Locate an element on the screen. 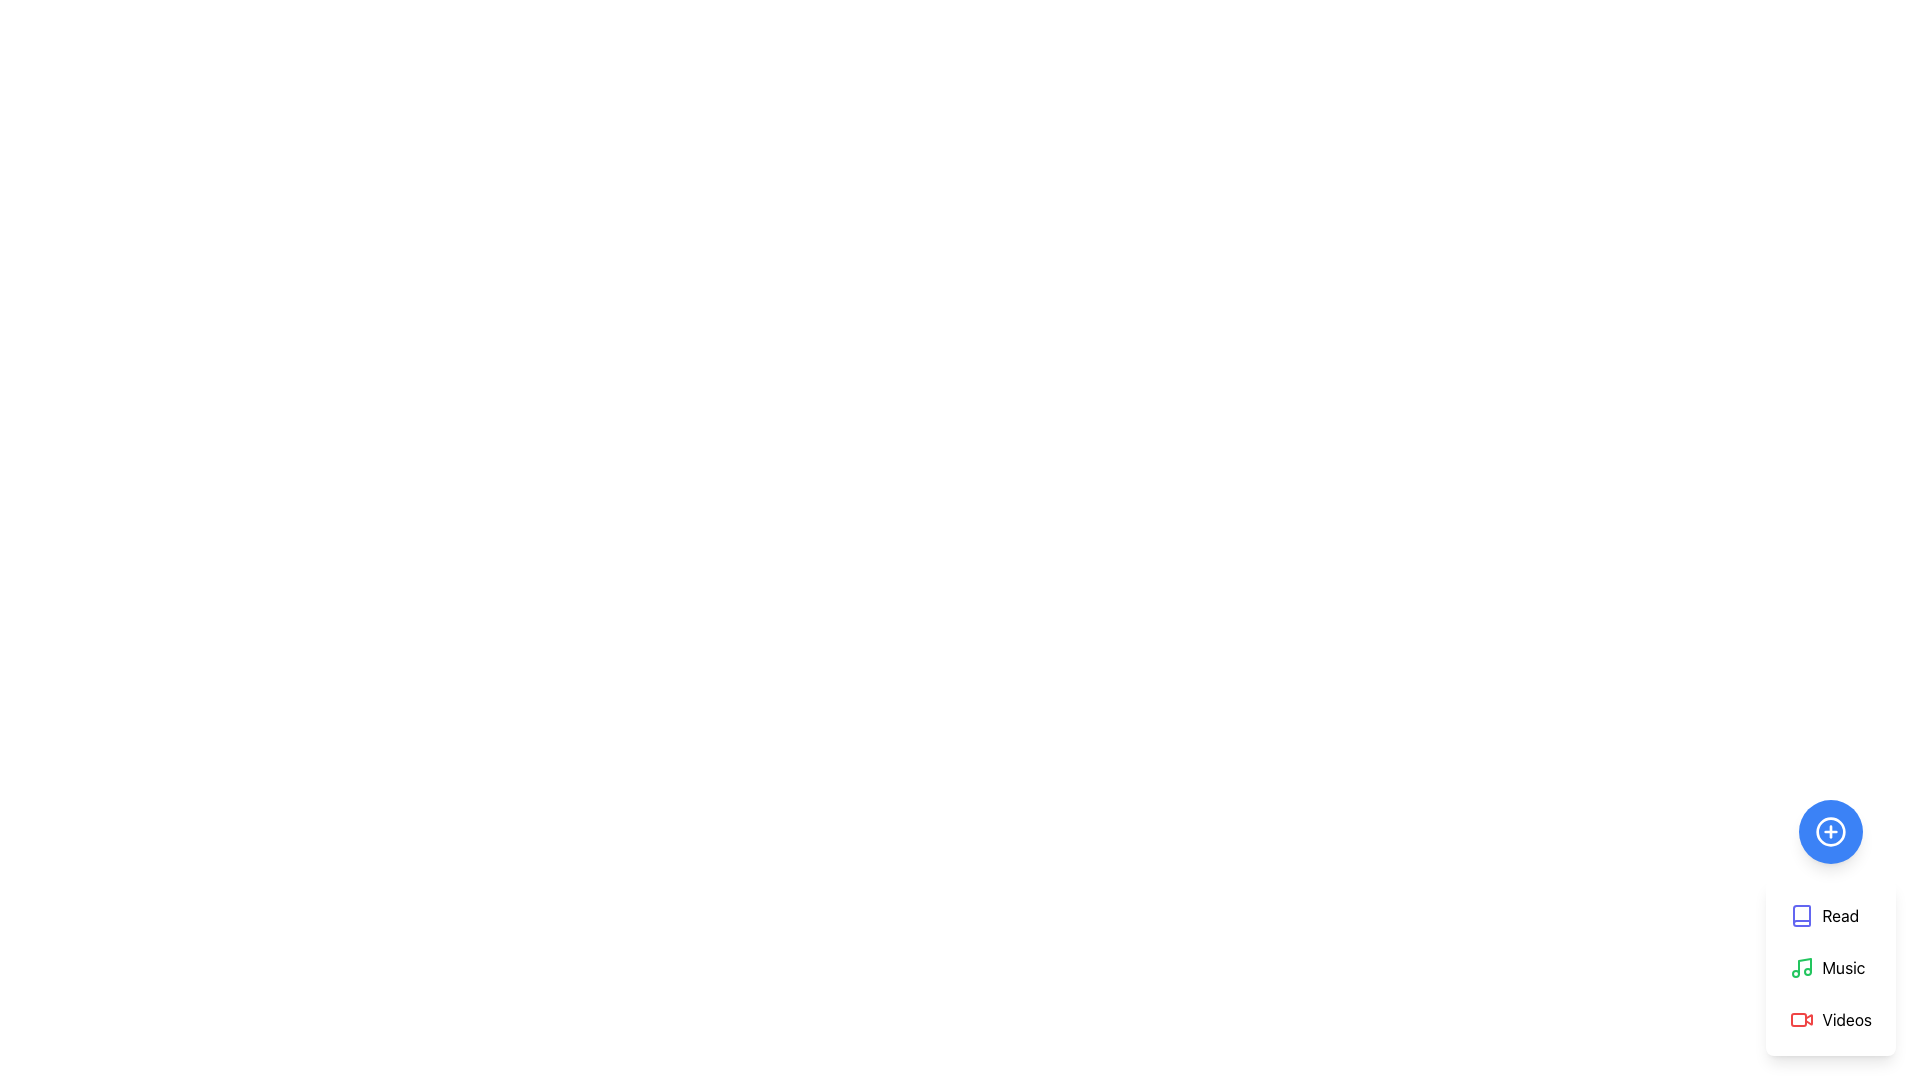  the first menu option located below the '+' circular button in the bottom-right corner of the interface is located at coordinates (1831, 928).